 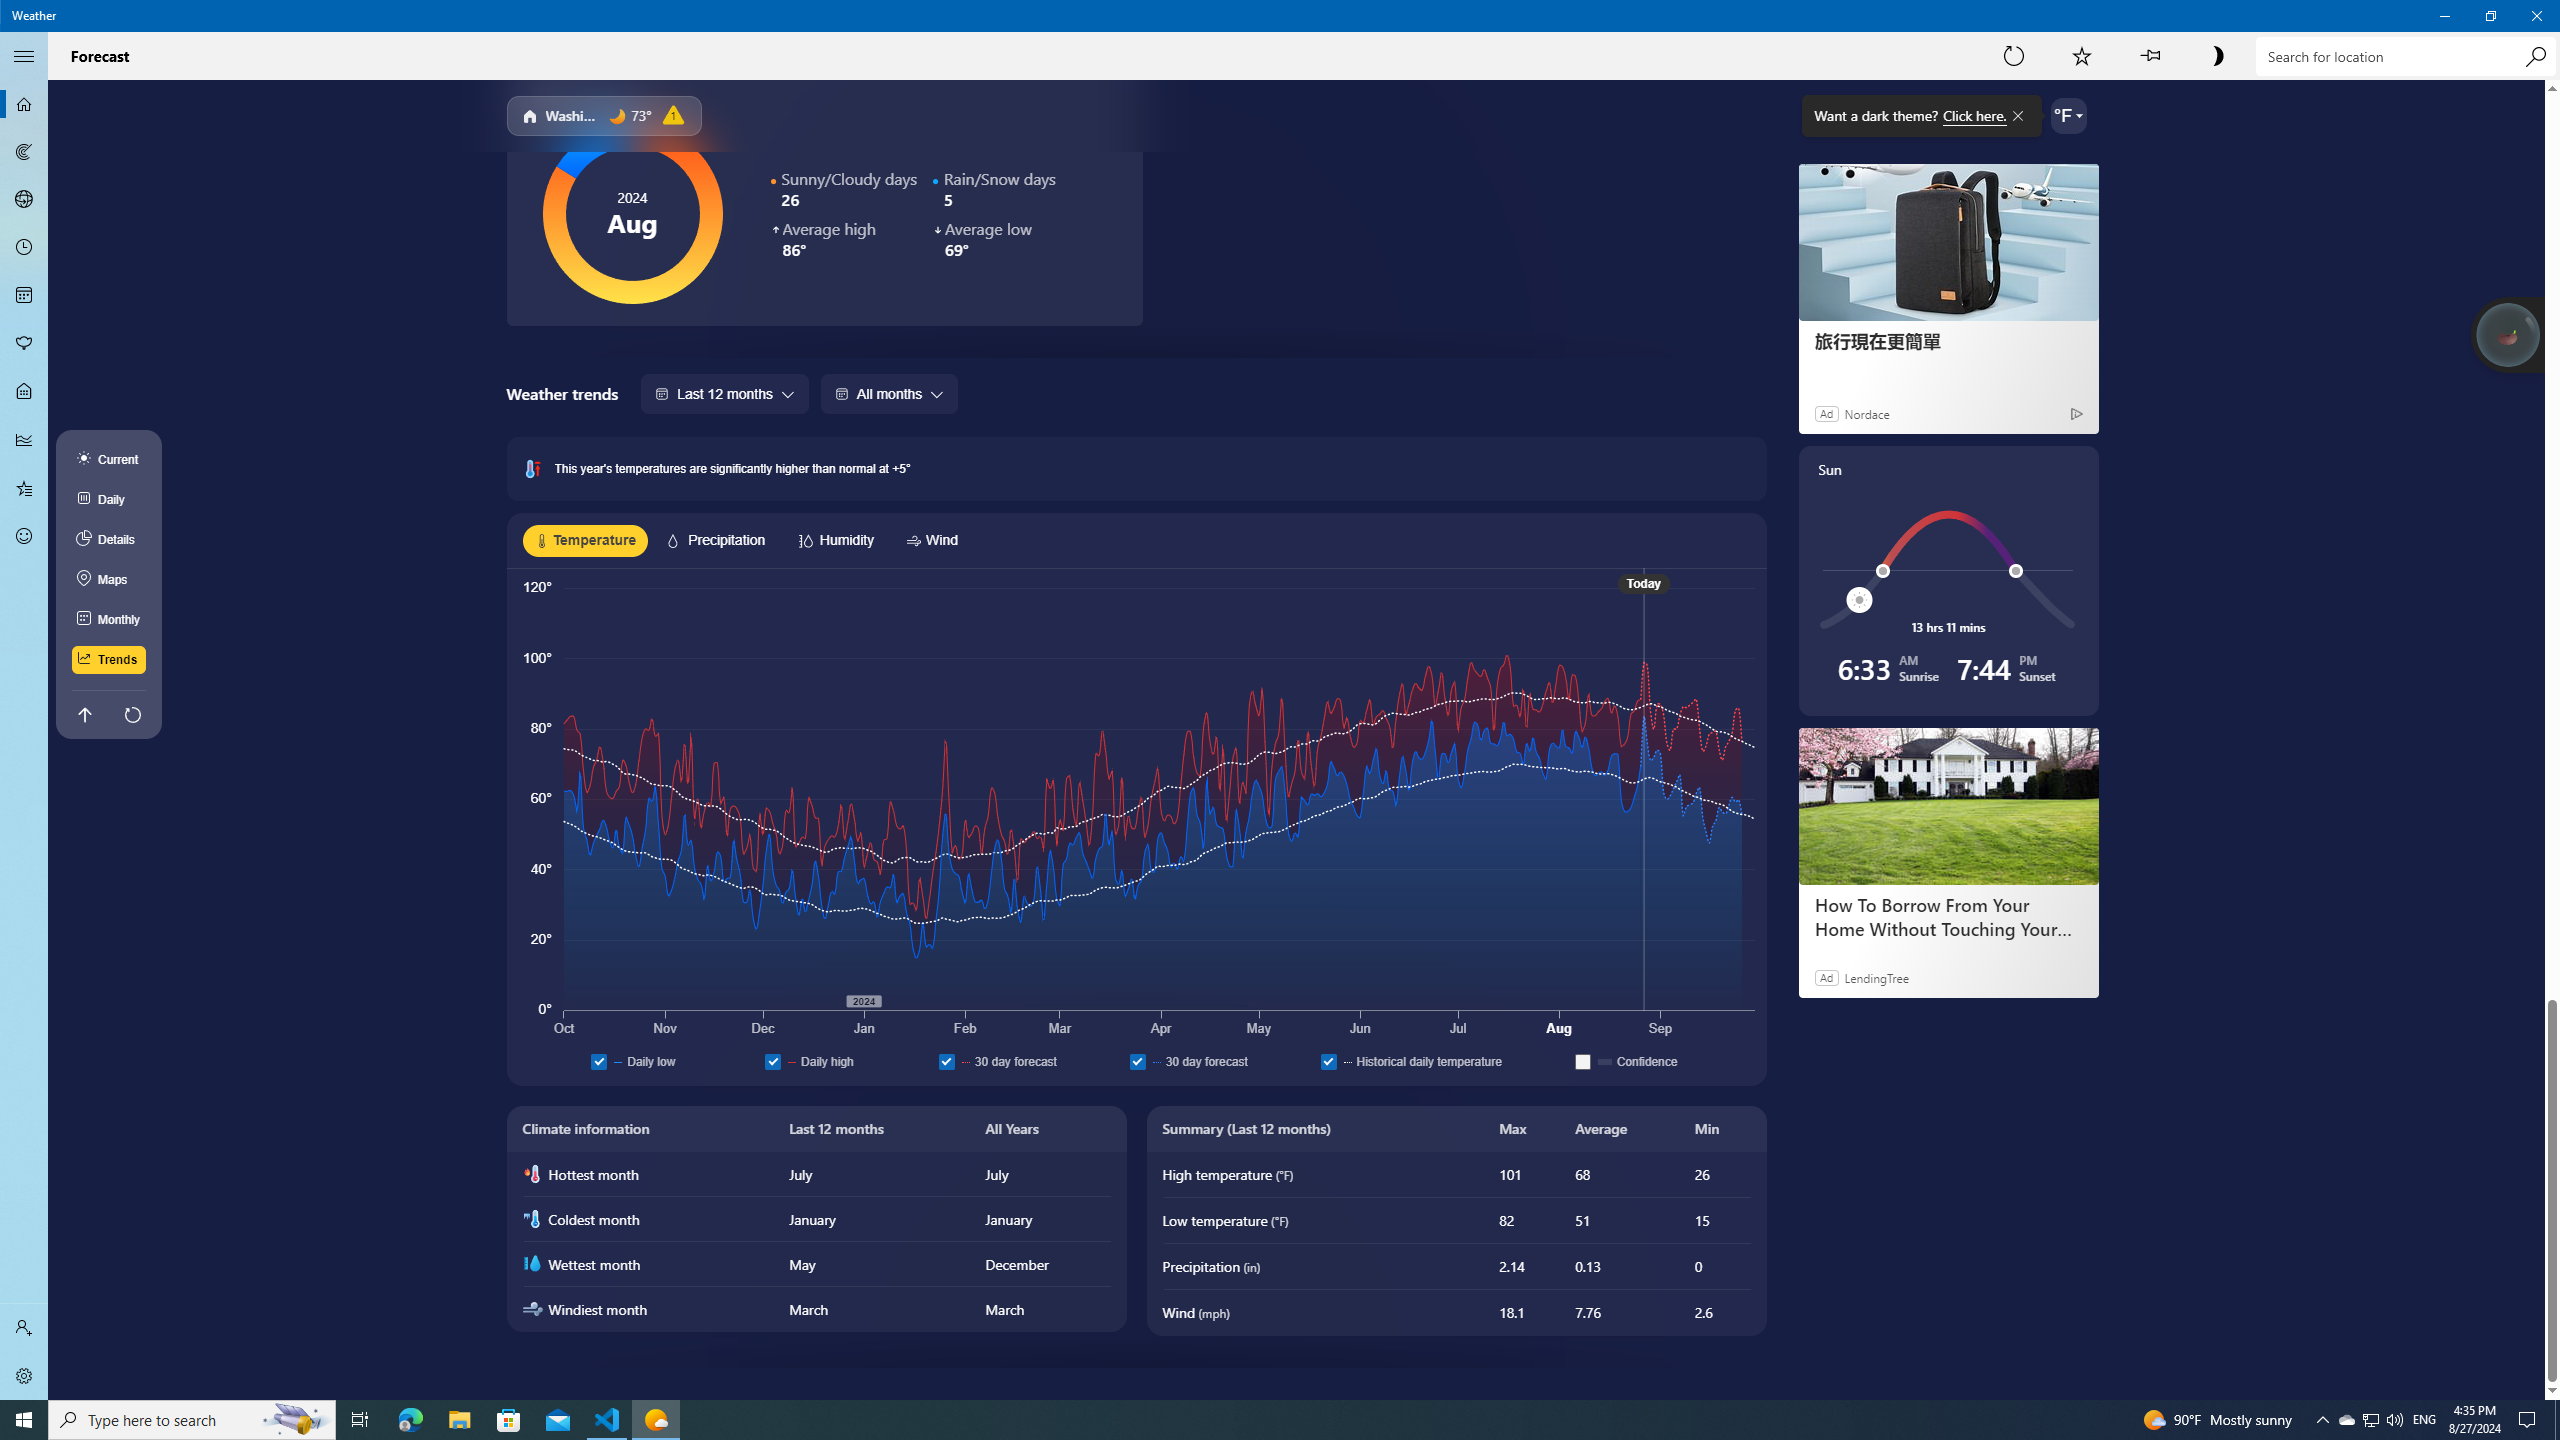 What do you see at coordinates (2323, 1418) in the screenshot?
I see `'Notification Chevron'` at bounding box center [2323, 1418].